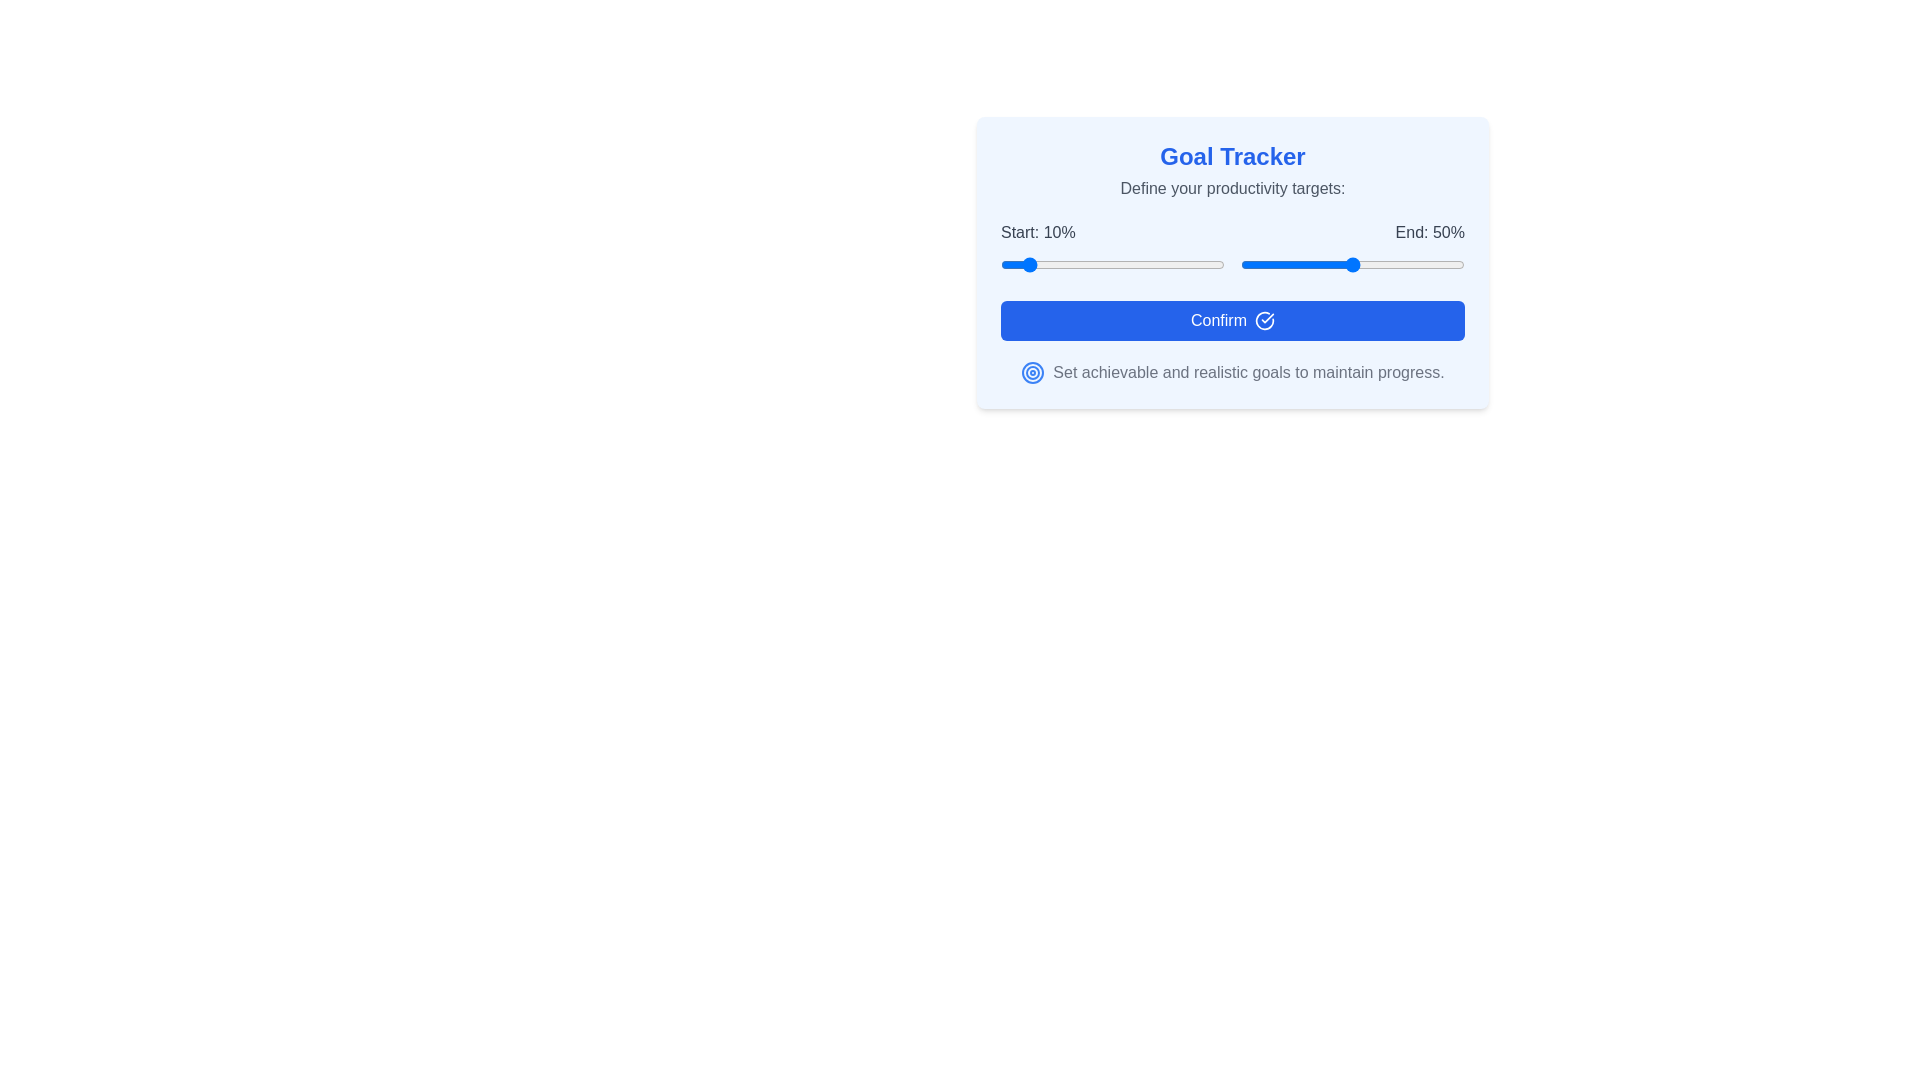 The width and height of the screenshot is (1920, 1080). I want to click on the text label displaying 'Start: 10%' and 'End: 50%' which is styled in gray and aligned horizontally, located above the slider interface, so click(1232, 231).